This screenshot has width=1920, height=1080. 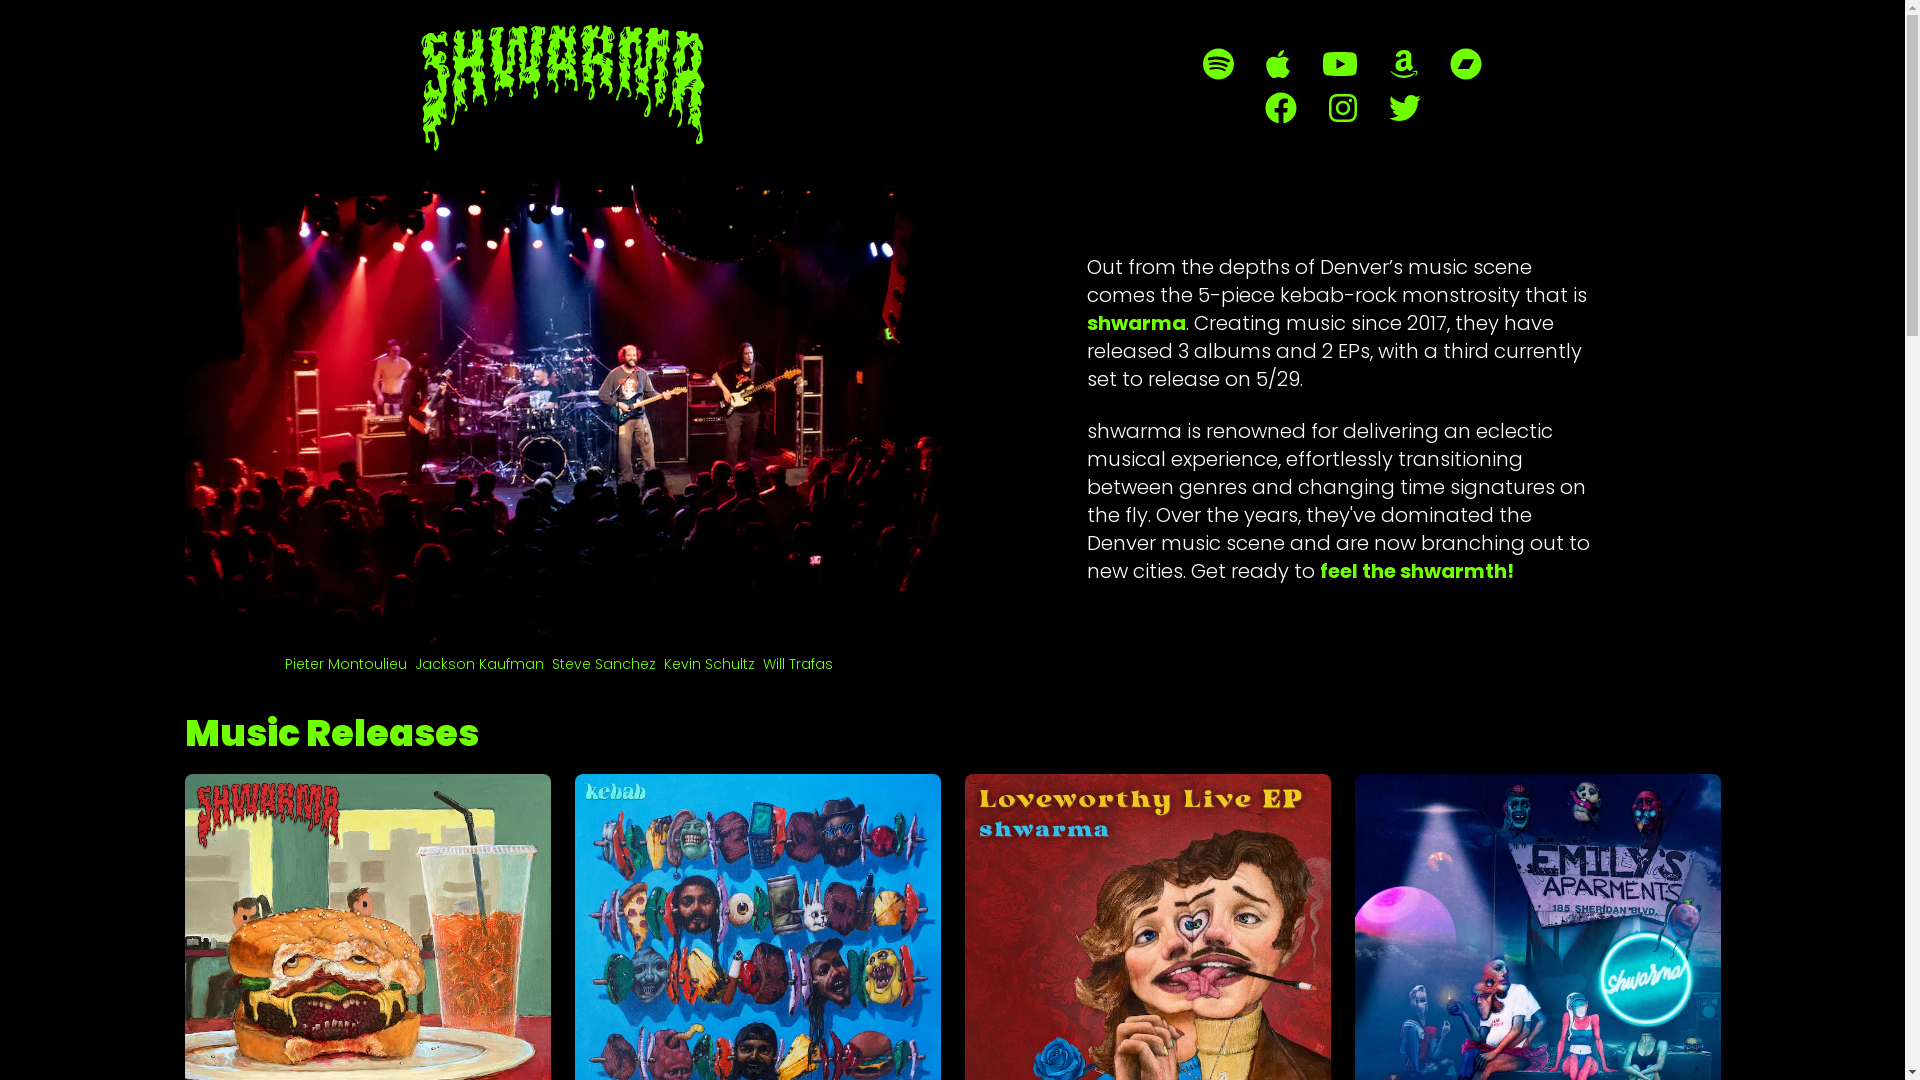 What do you see at coordinates (1276, 63) in the screenshot?
I see `'Apple Music'` at bounding box center [1276, 63].